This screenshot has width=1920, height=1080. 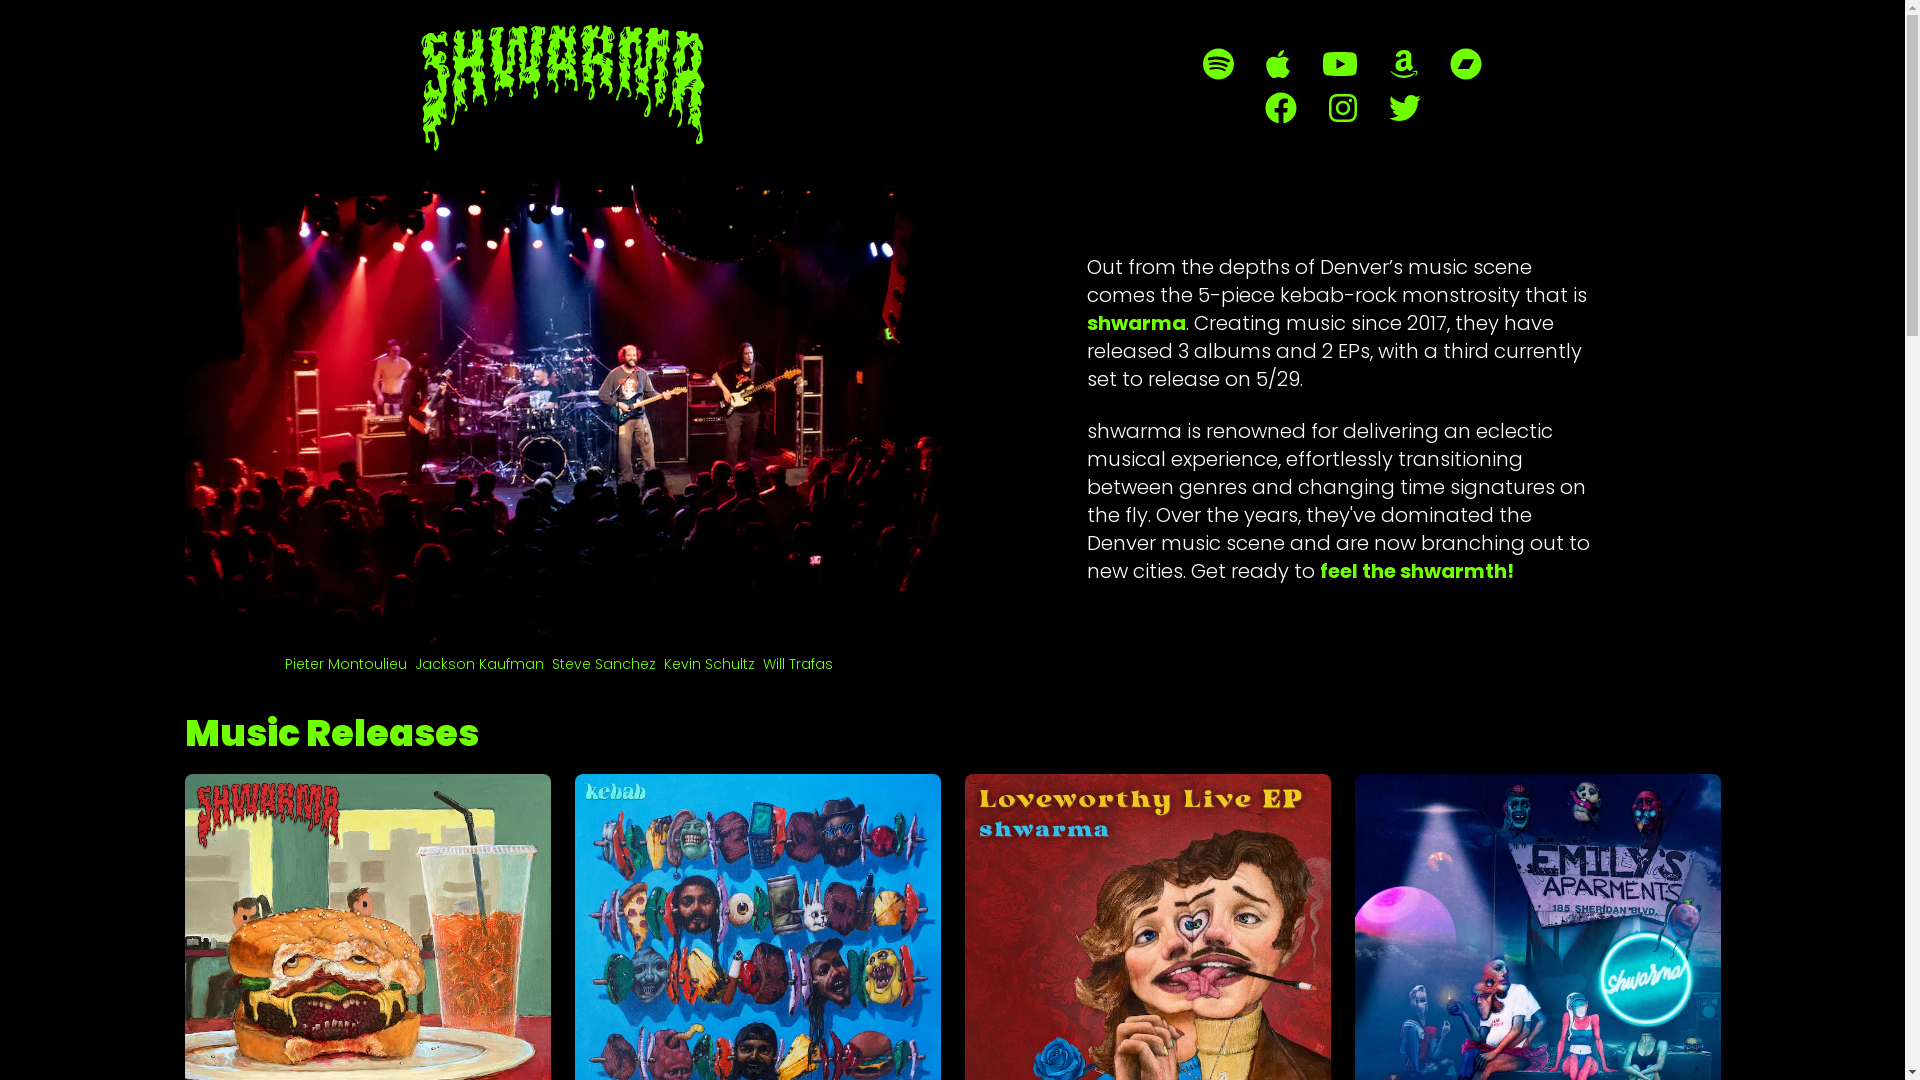 What do you see at coordinates (1276, 63) in the screenshot?
I see `'Apple Music'` at bounding box center [1276, 63].